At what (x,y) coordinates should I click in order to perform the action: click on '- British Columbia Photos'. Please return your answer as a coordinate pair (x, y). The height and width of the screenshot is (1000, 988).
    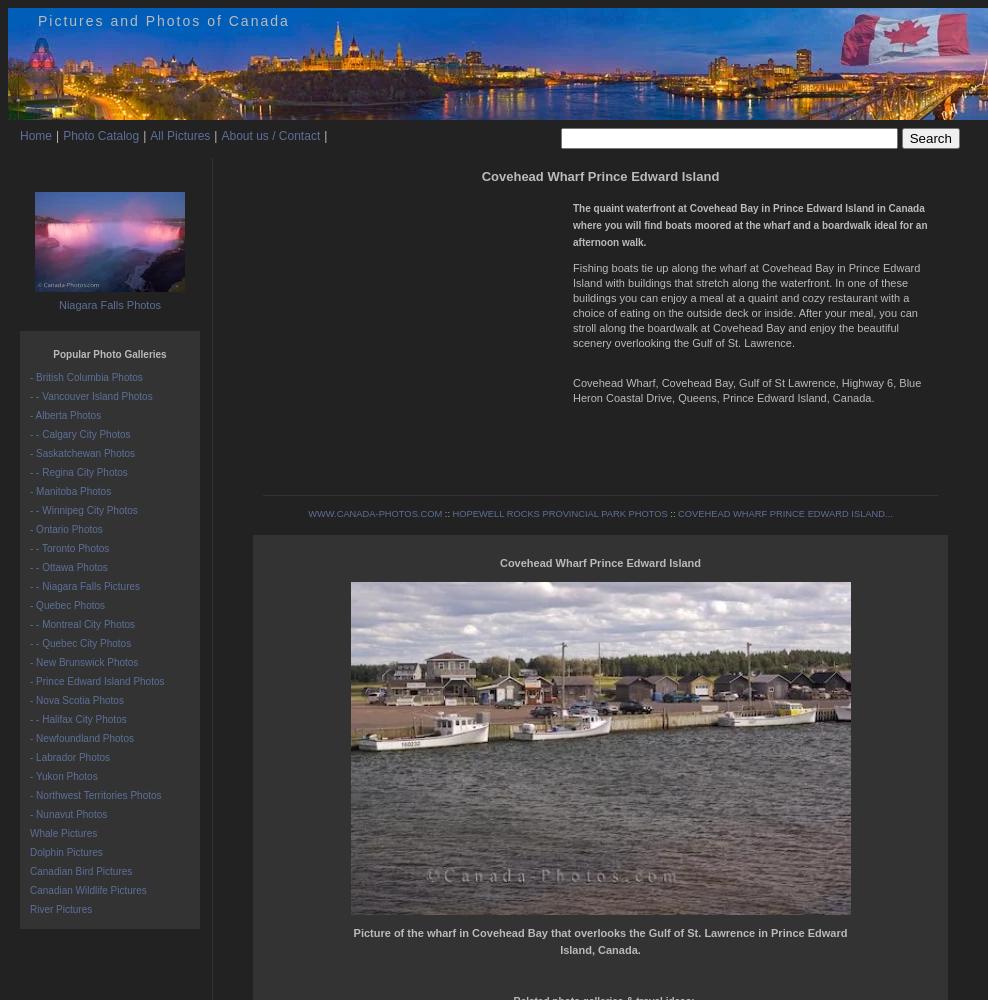
    Looking at the image, I should click on (85, 377).